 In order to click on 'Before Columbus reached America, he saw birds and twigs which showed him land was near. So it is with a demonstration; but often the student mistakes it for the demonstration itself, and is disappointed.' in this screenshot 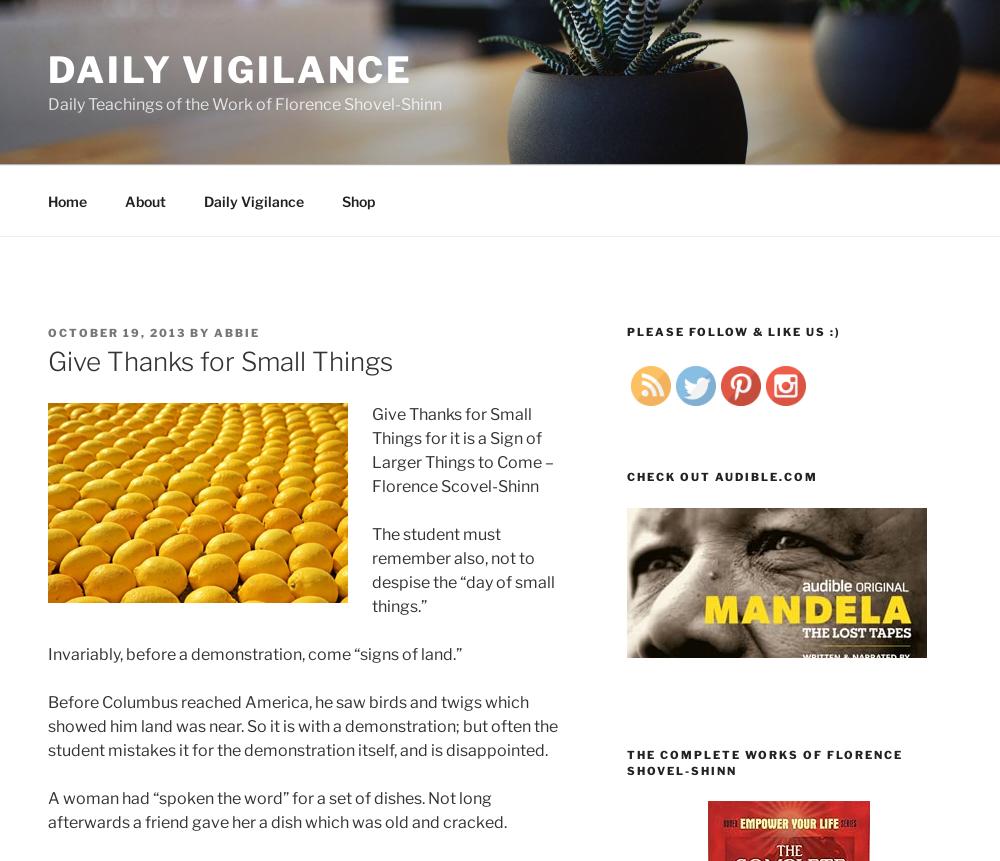, I will do `click(303, 725)`.